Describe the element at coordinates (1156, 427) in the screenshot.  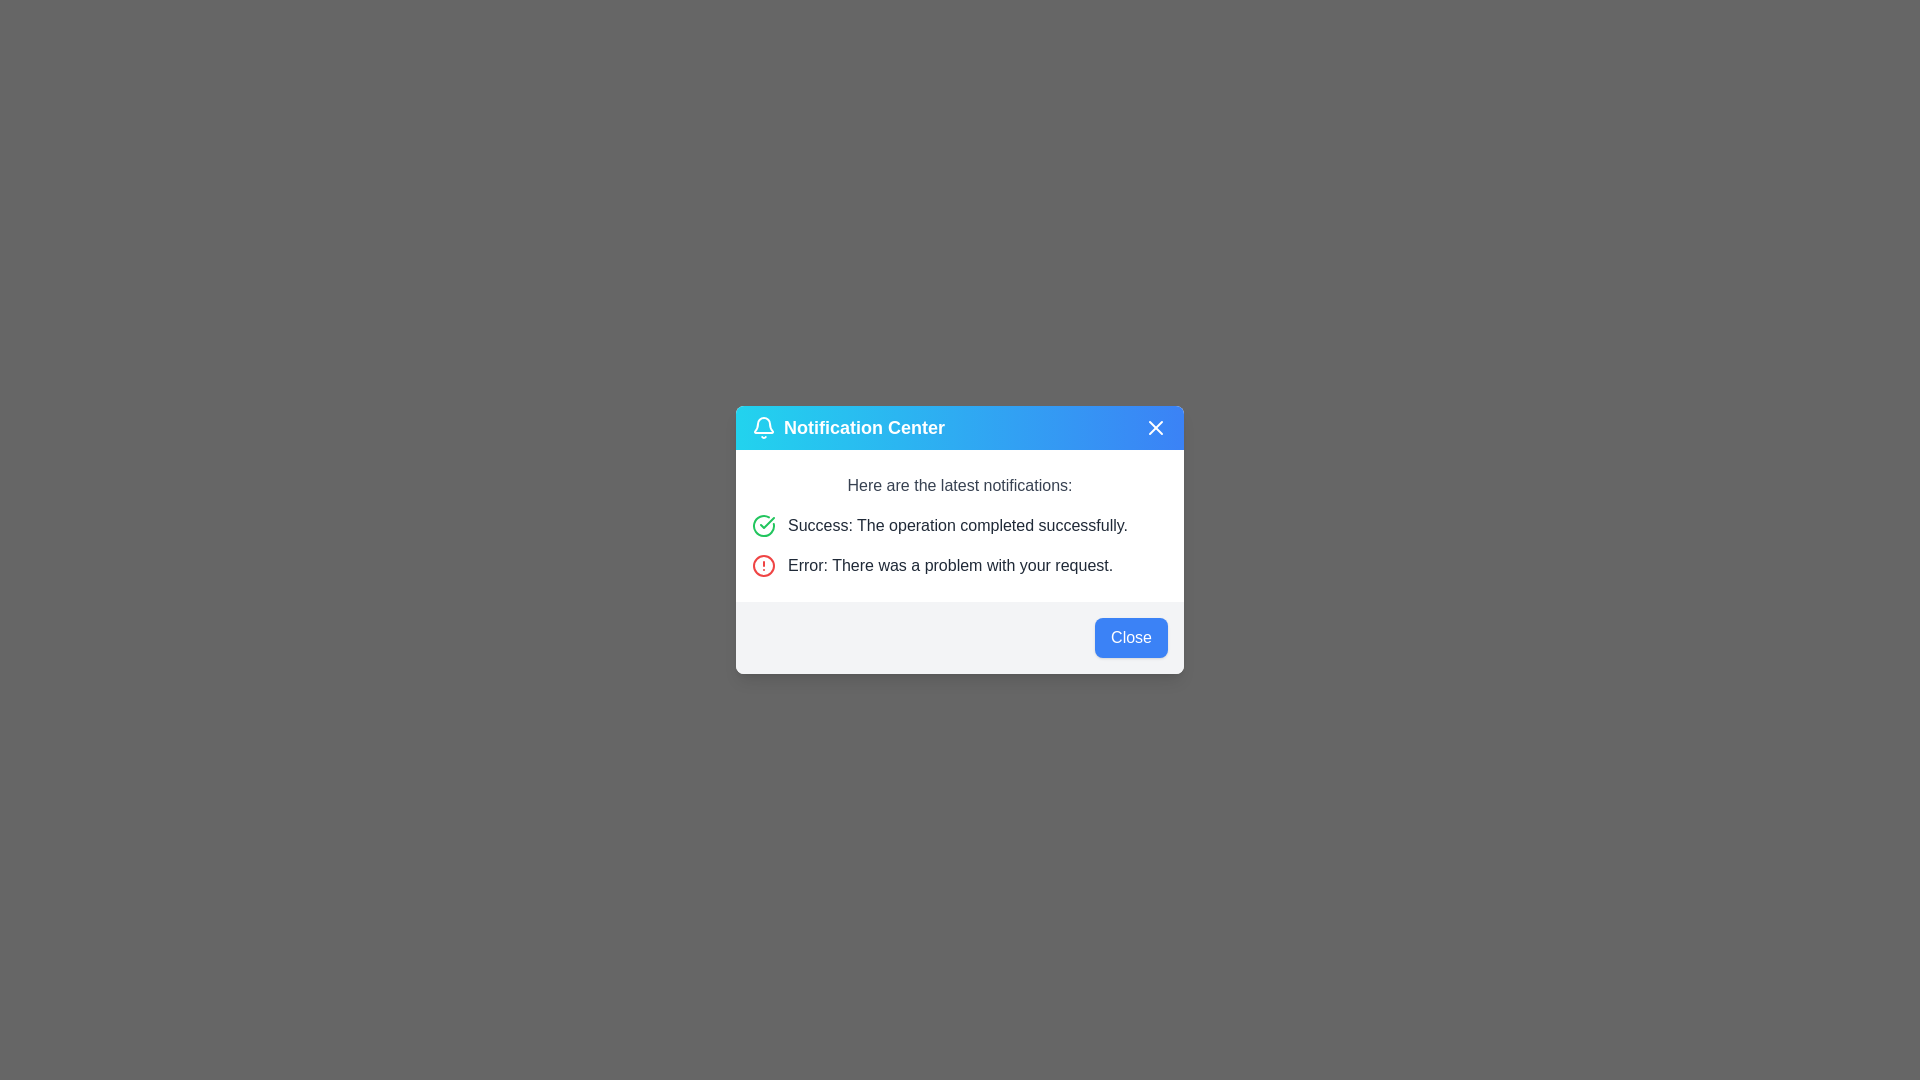
I see `the close icon button located in the upper-right corner of the 'Notification Center' modal` at that location.